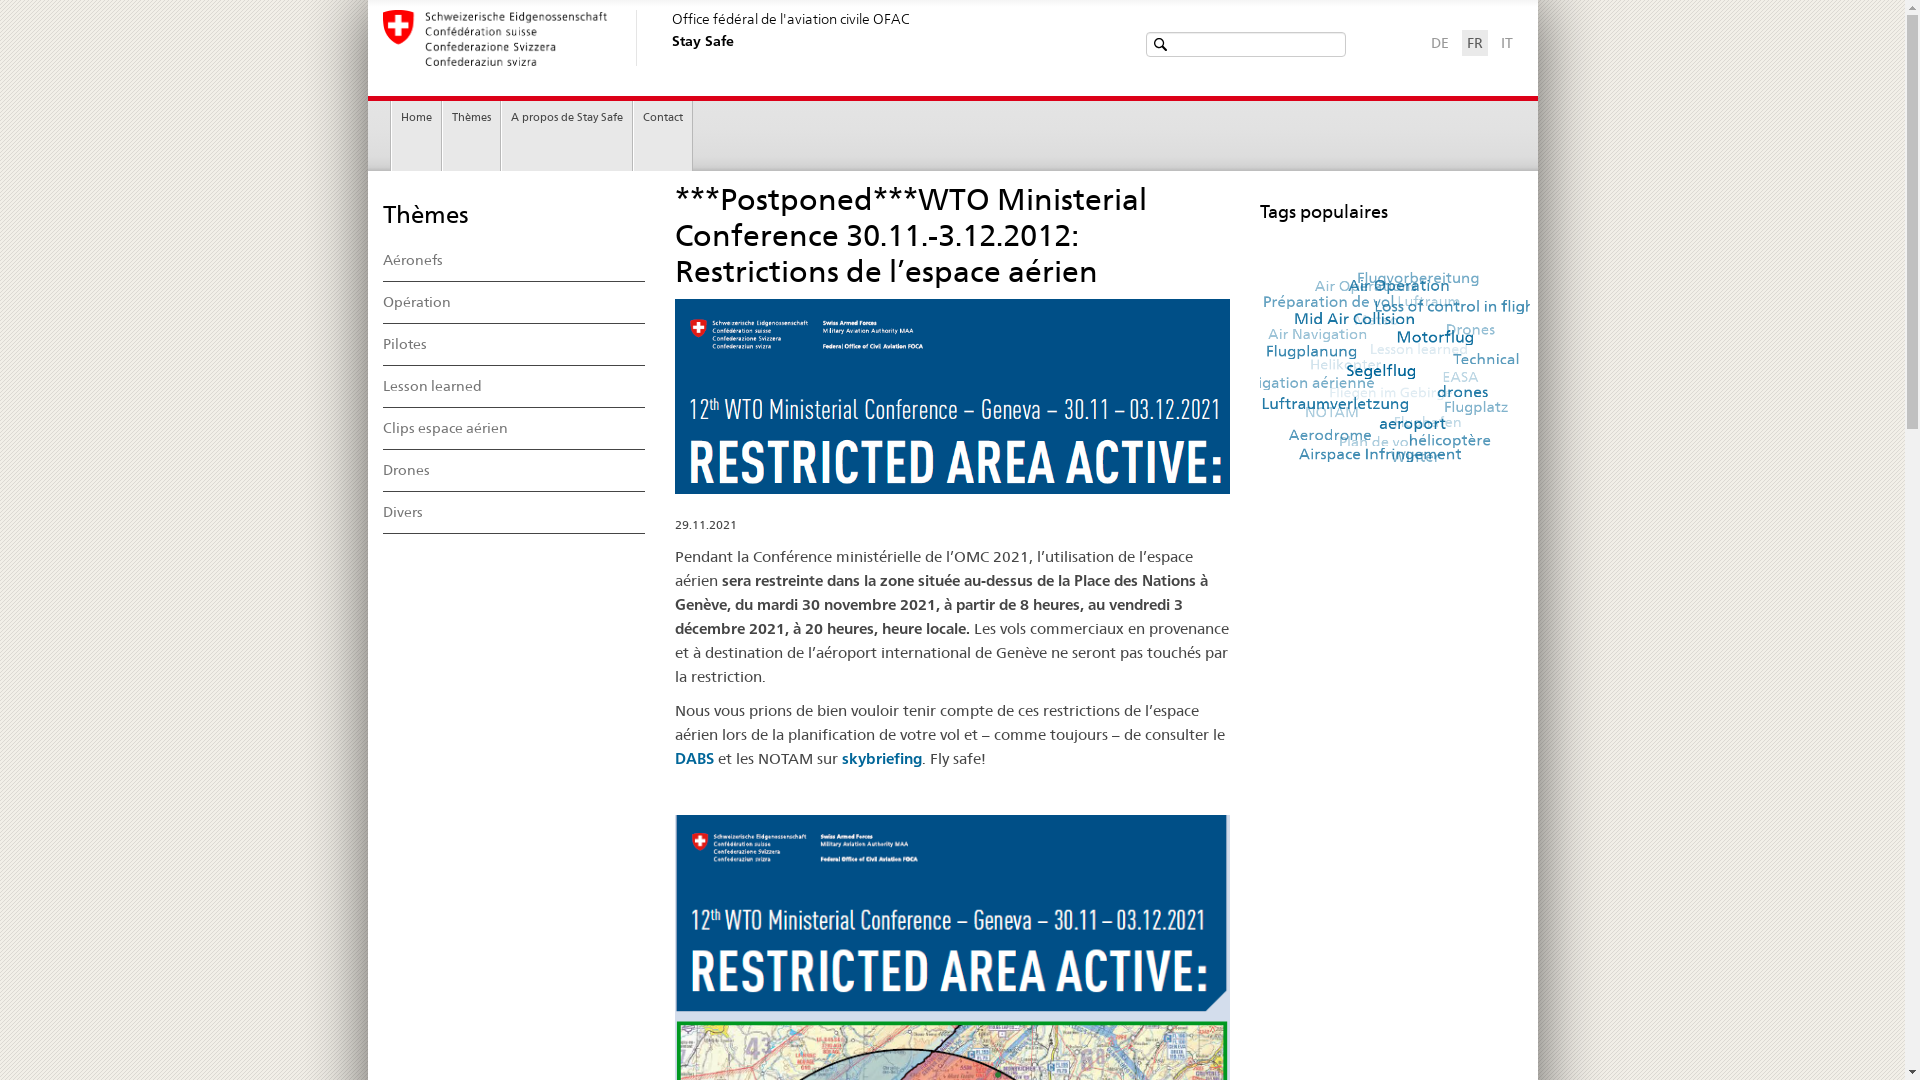  What do you see at coordinates (1473, 42) in the screenshot?
I see `'FR'` at bounding box center [1473, 42].